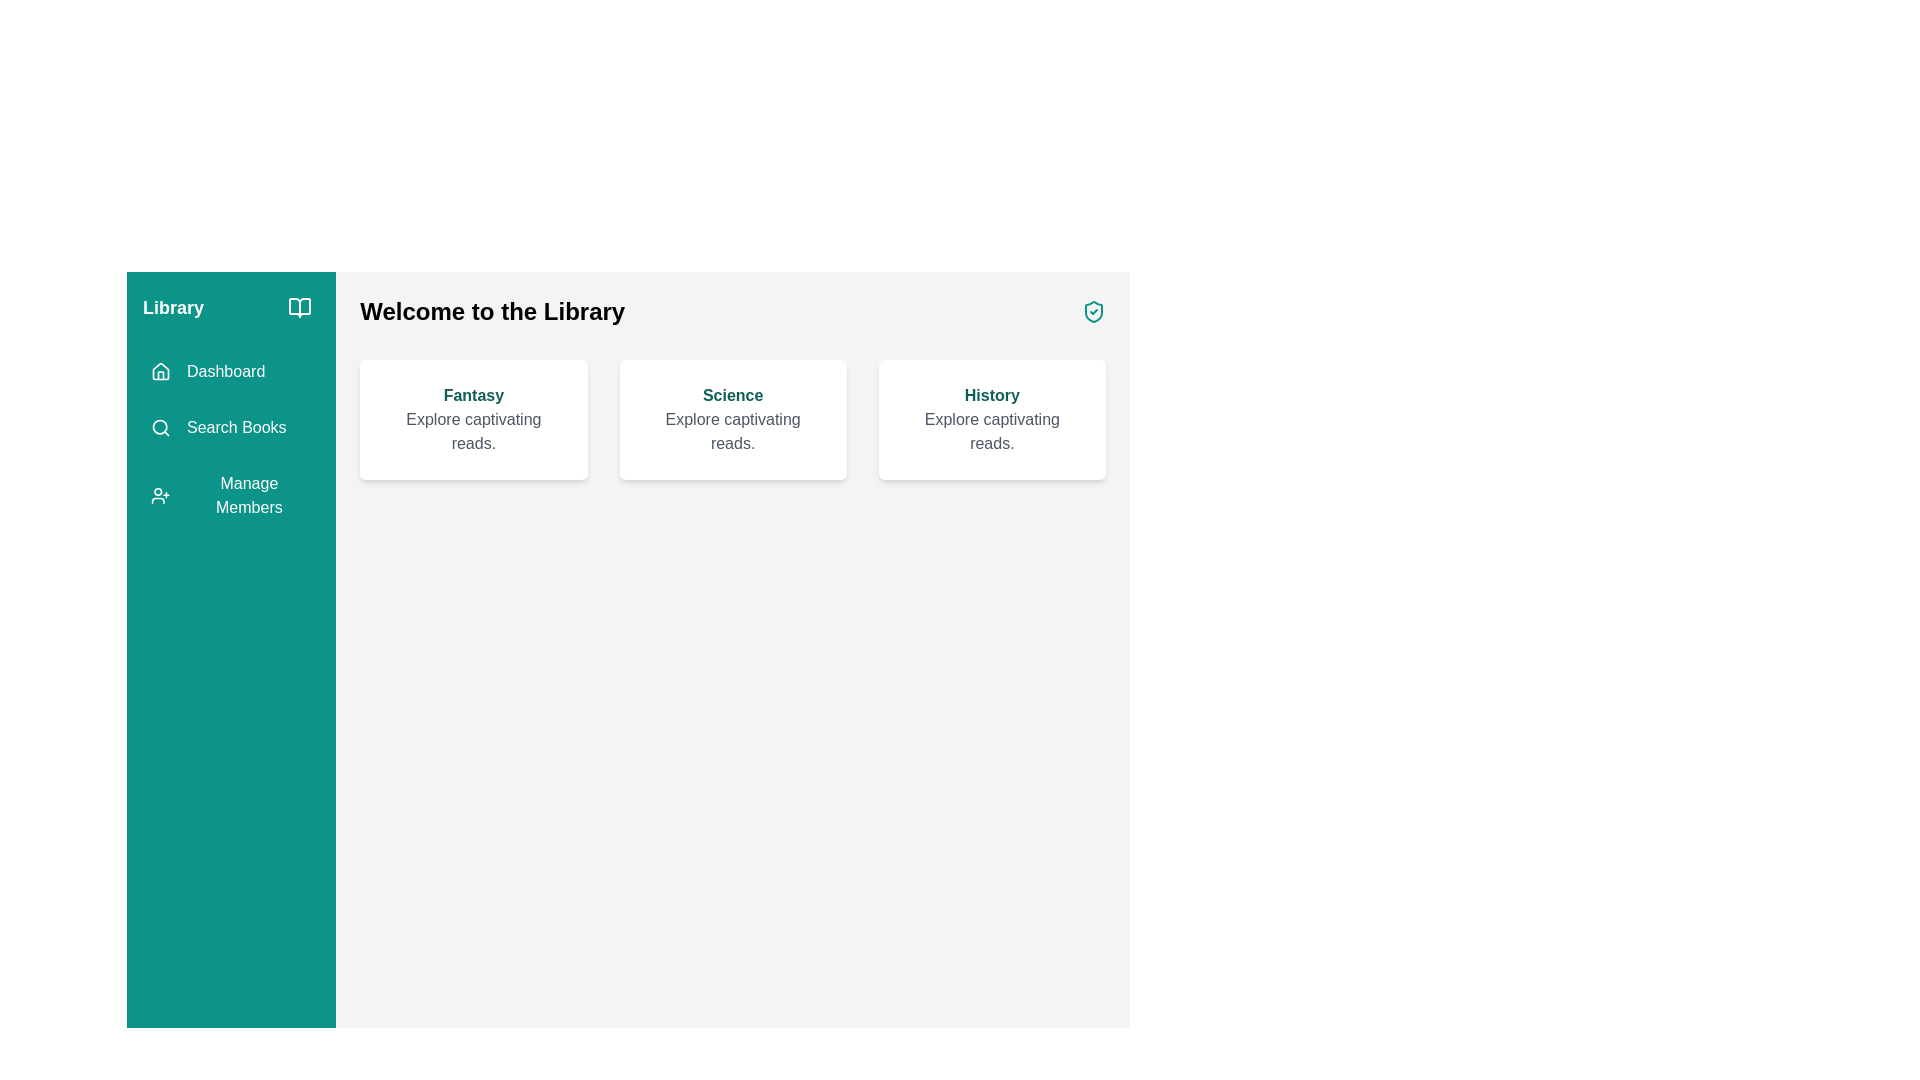 Image resolution: width=1920 pixels, height=1080 pixels. Describe the element at coordinates (1093, 312) in the screenshot. I see `the icon located in the top-right corner of the central interface view, next to the 'Welcome to the Library' heading` at that location.